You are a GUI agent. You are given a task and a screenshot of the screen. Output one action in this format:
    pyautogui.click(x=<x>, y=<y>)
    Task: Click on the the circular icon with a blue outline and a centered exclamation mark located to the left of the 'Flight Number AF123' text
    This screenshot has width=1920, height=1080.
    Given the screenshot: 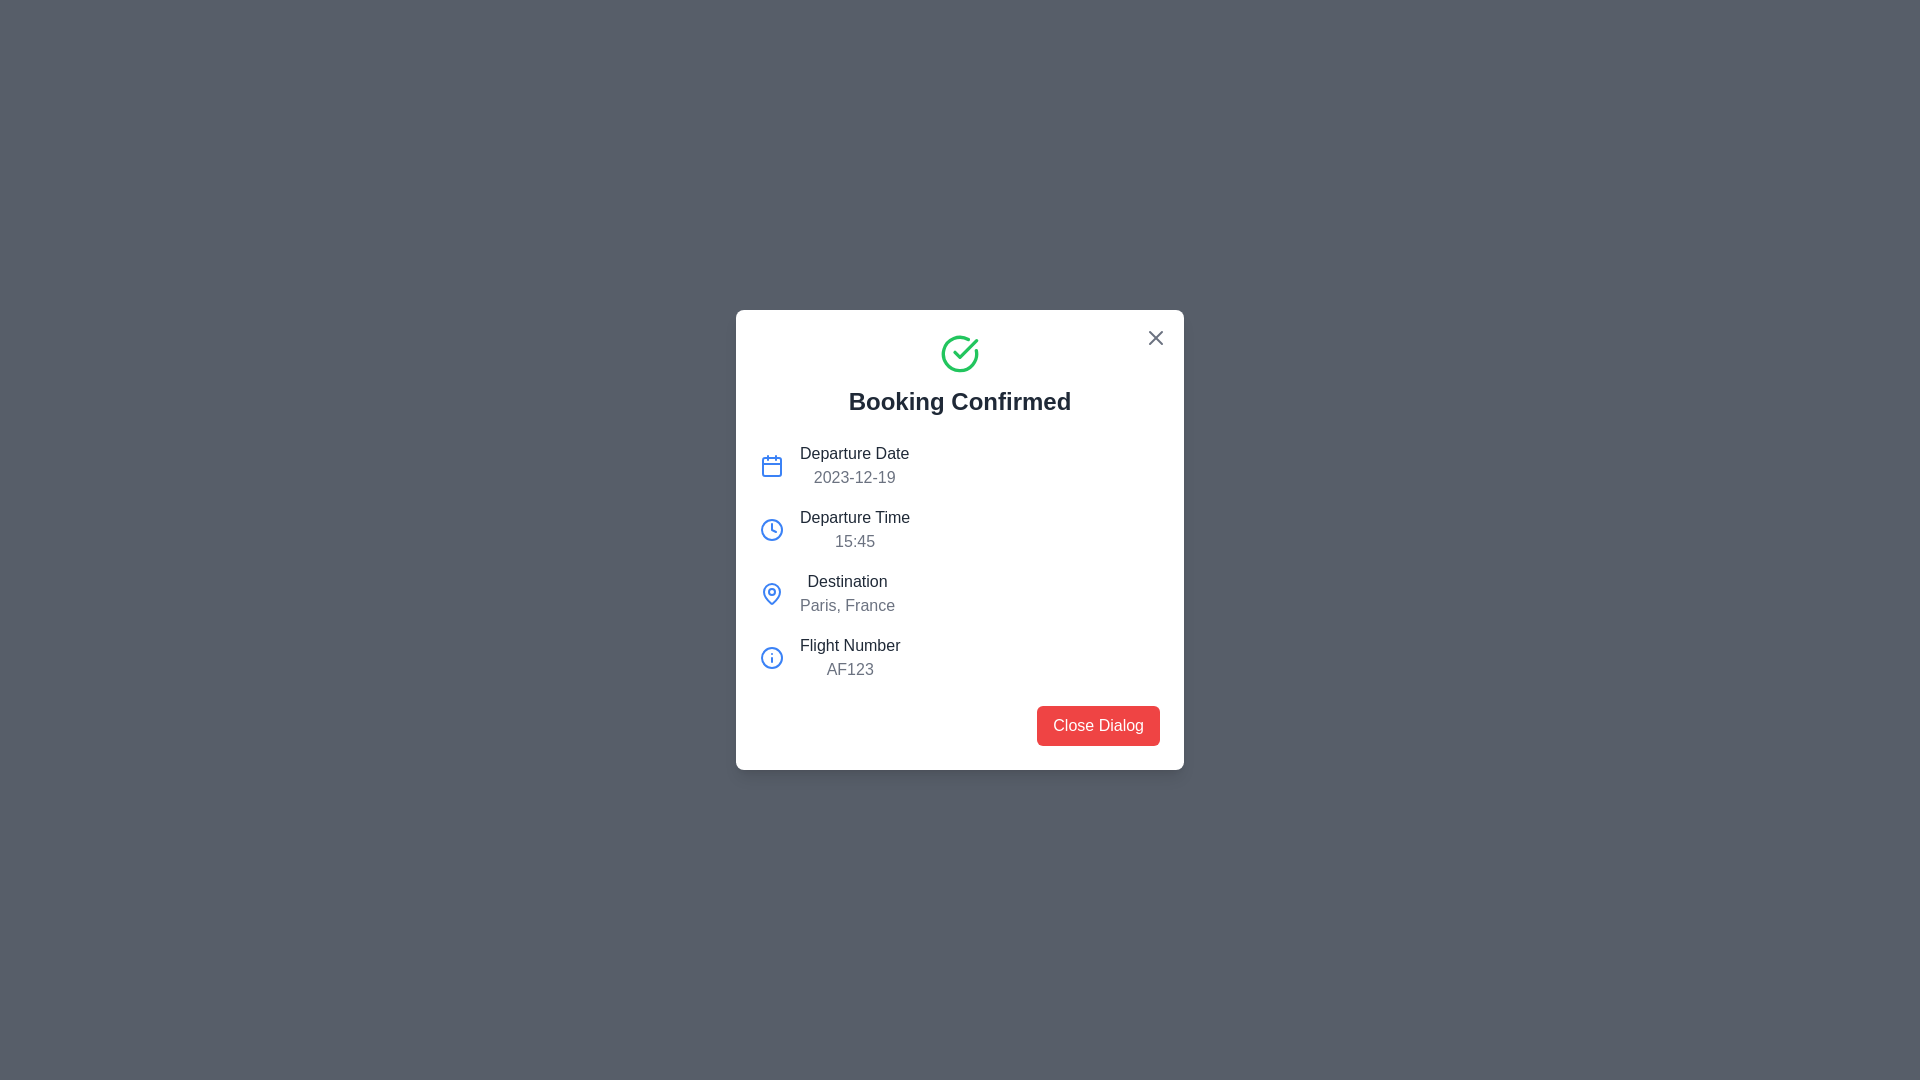 What is the action you would take?
    pyautogui.click(x=771, y=658)
    